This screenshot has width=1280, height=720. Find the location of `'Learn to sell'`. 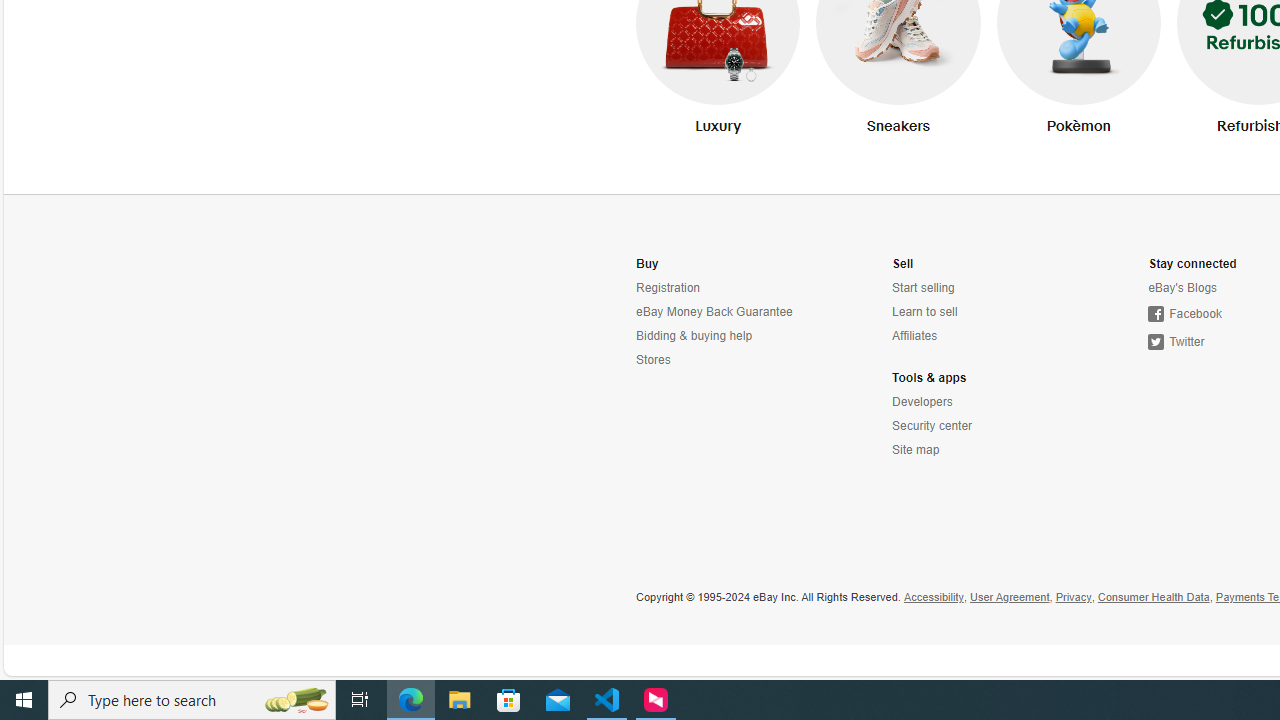

'Learn to sell' is located at coordinates (923, 312).